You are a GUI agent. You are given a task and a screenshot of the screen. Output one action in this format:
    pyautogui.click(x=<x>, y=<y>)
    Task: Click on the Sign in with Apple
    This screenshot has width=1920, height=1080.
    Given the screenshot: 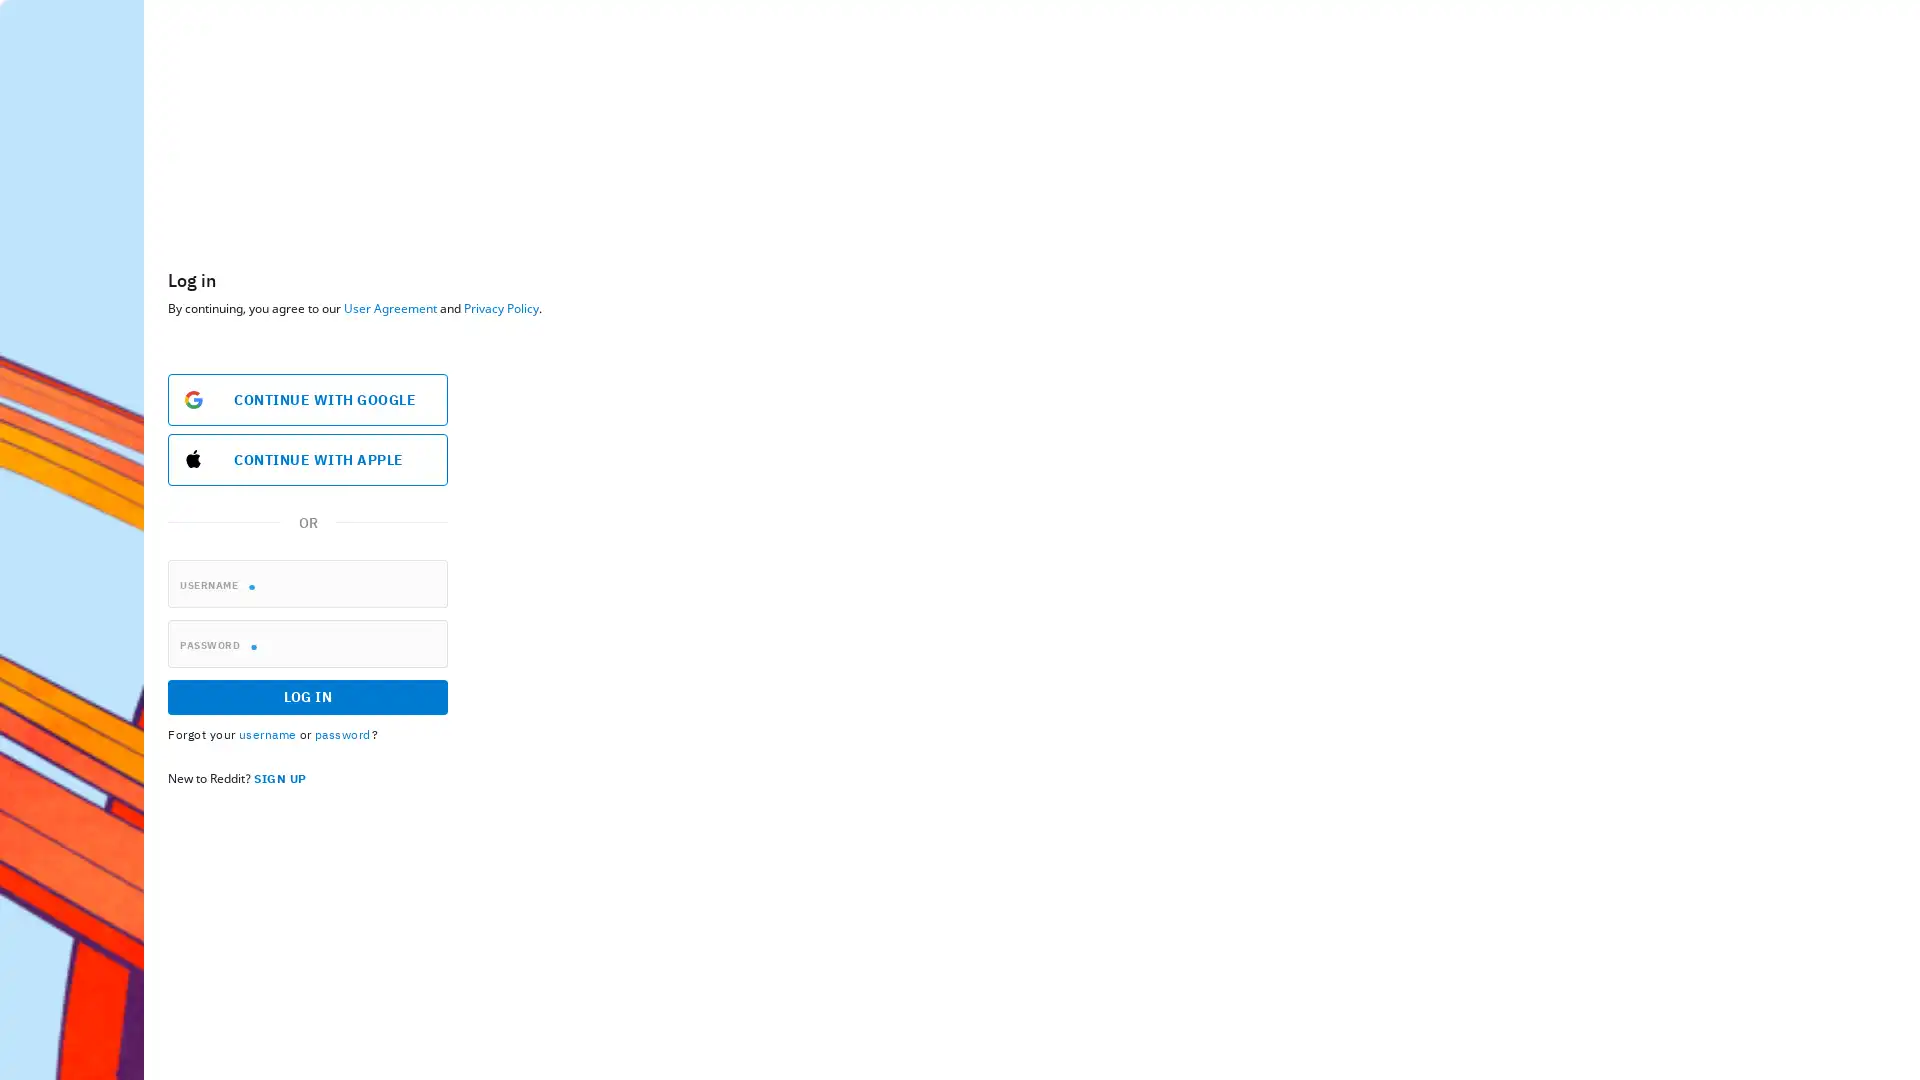 What is the action you would take?
    pyautogui.click(x=356, y=459)
    